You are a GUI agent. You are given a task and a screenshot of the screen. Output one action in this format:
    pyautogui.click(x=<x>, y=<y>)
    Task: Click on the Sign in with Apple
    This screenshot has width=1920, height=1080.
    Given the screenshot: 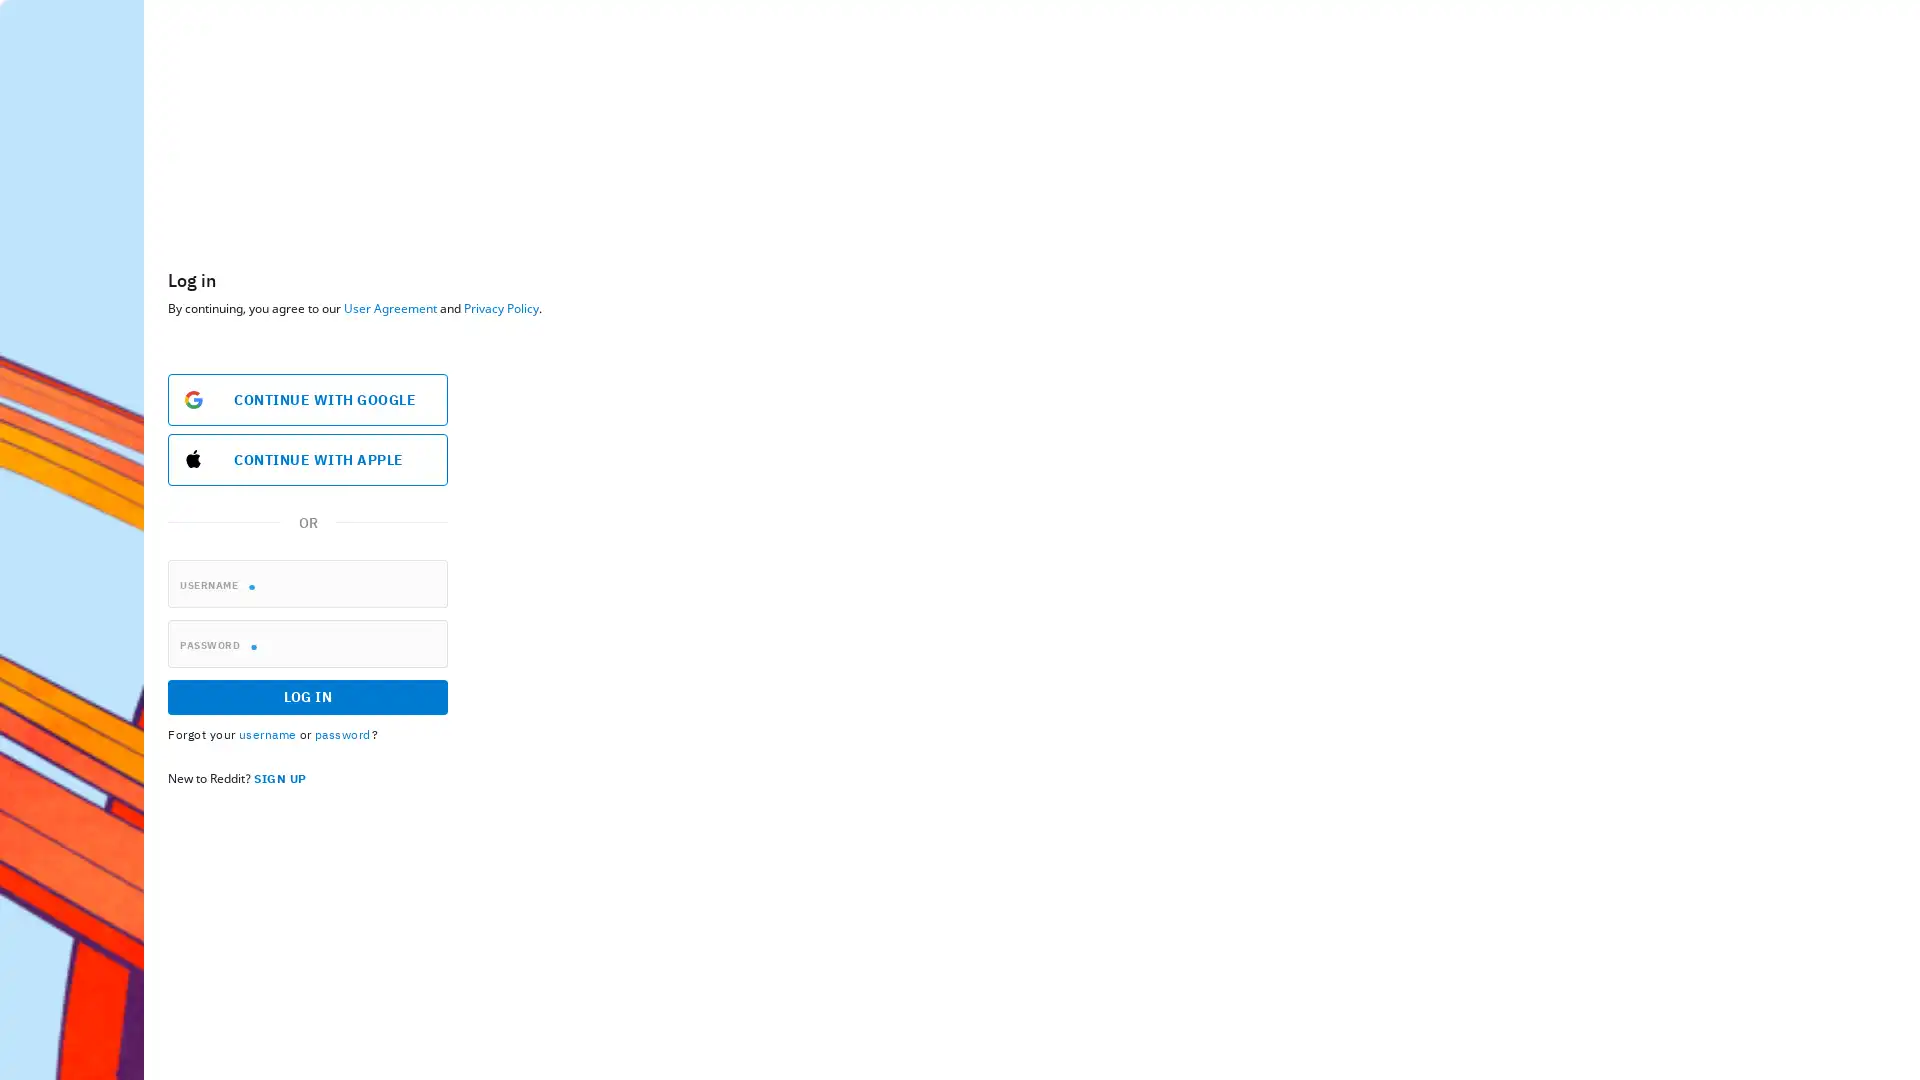 What is the action you would take?
    pyautogui.click(x=356, y=459)
    